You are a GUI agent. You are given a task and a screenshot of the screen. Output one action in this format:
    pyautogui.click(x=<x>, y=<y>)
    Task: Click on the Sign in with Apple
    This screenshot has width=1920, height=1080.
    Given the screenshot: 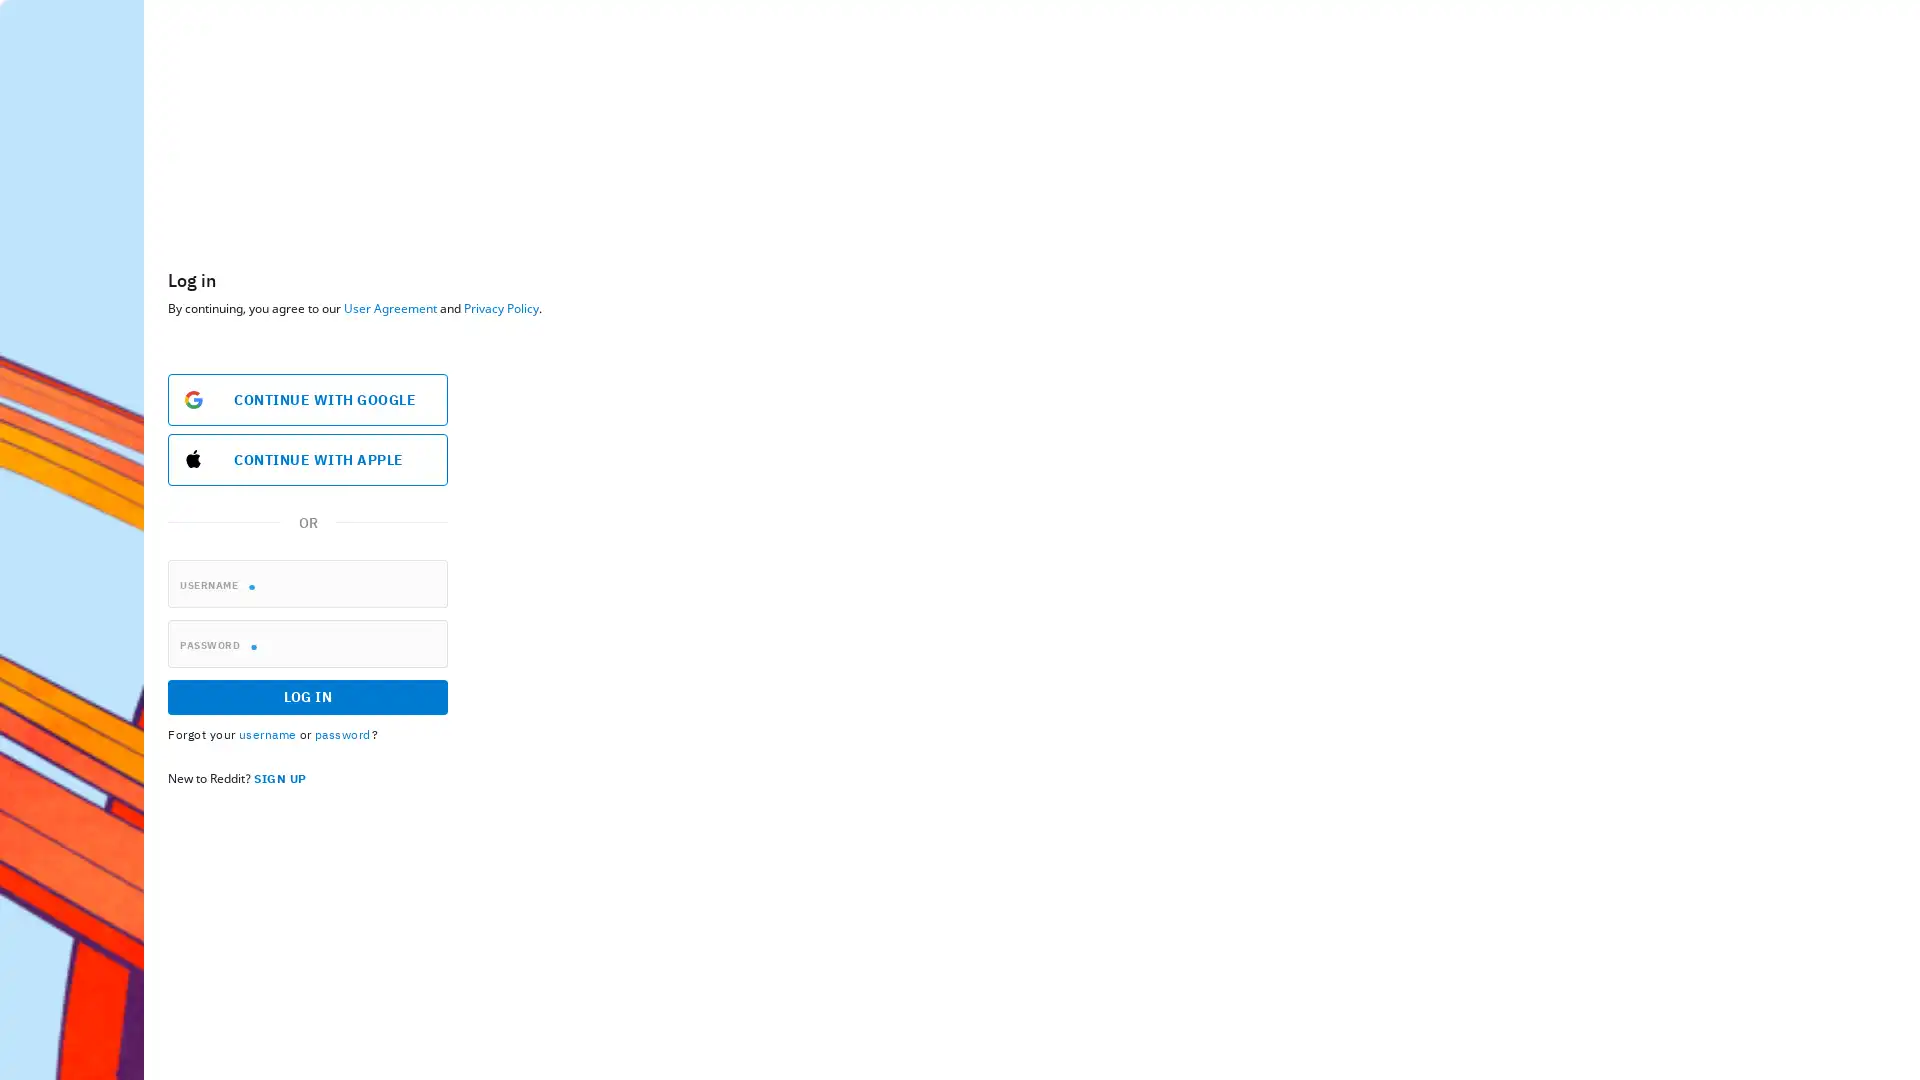 What is the action you would take?
    pyautogui.click(x=356, y=459)
    